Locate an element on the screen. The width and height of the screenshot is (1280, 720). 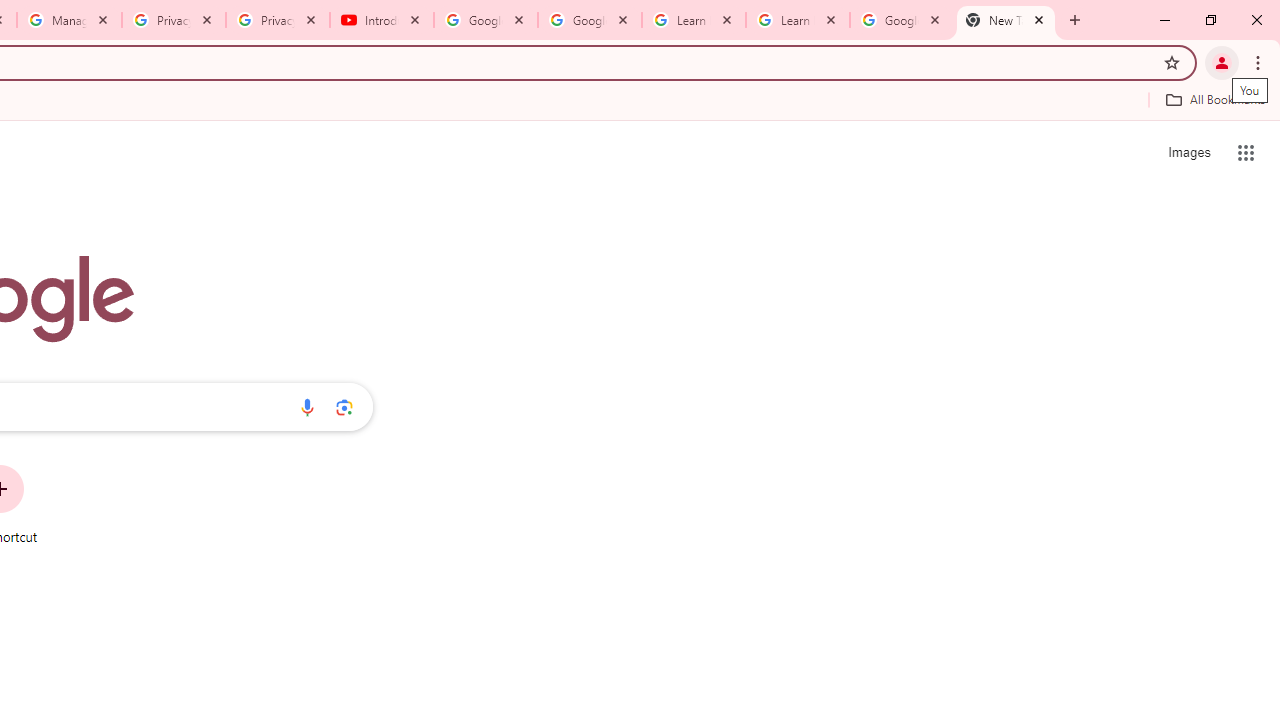
'Search by image' is located at coordinates (344, 406).